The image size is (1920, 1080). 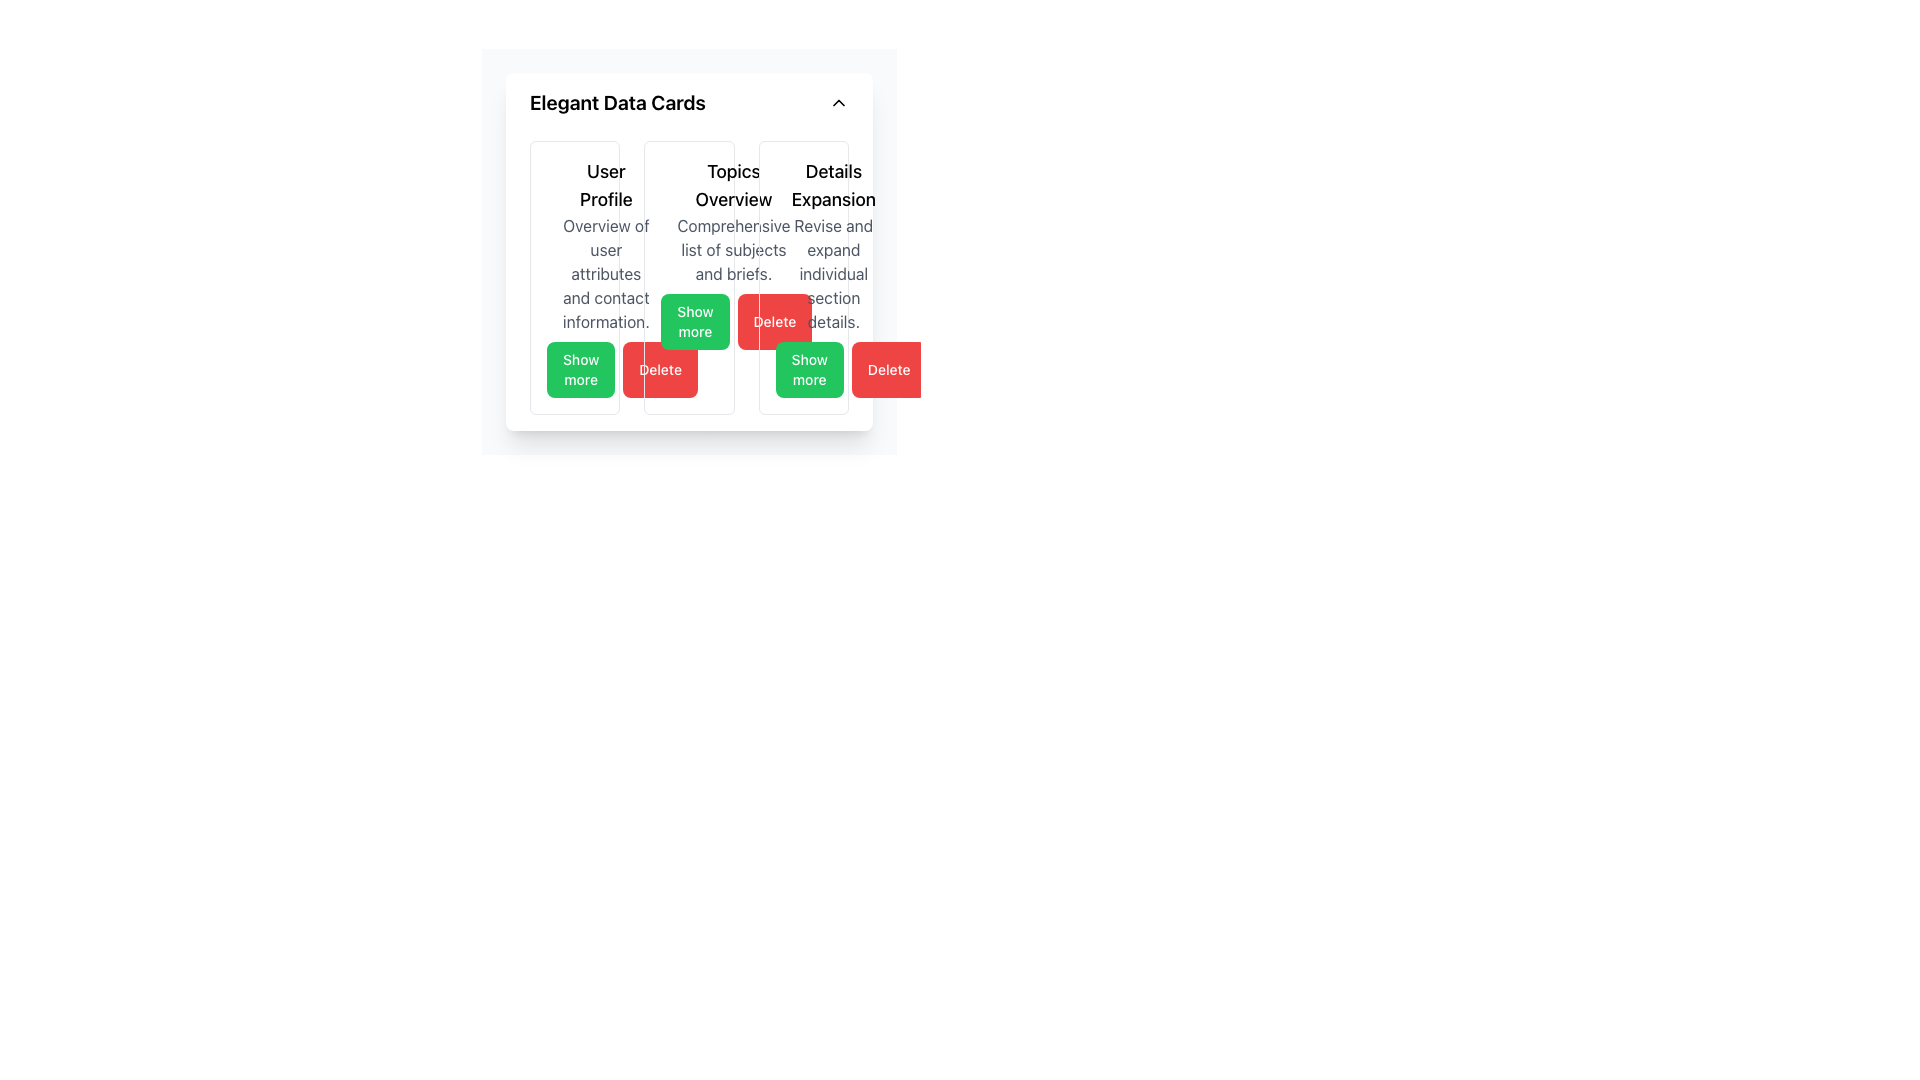 I want to click on the 'User Profile' card, which is a rectangular card with a white background and contains the title 'User Profile' in large bold text, so click(x=574, y=277).